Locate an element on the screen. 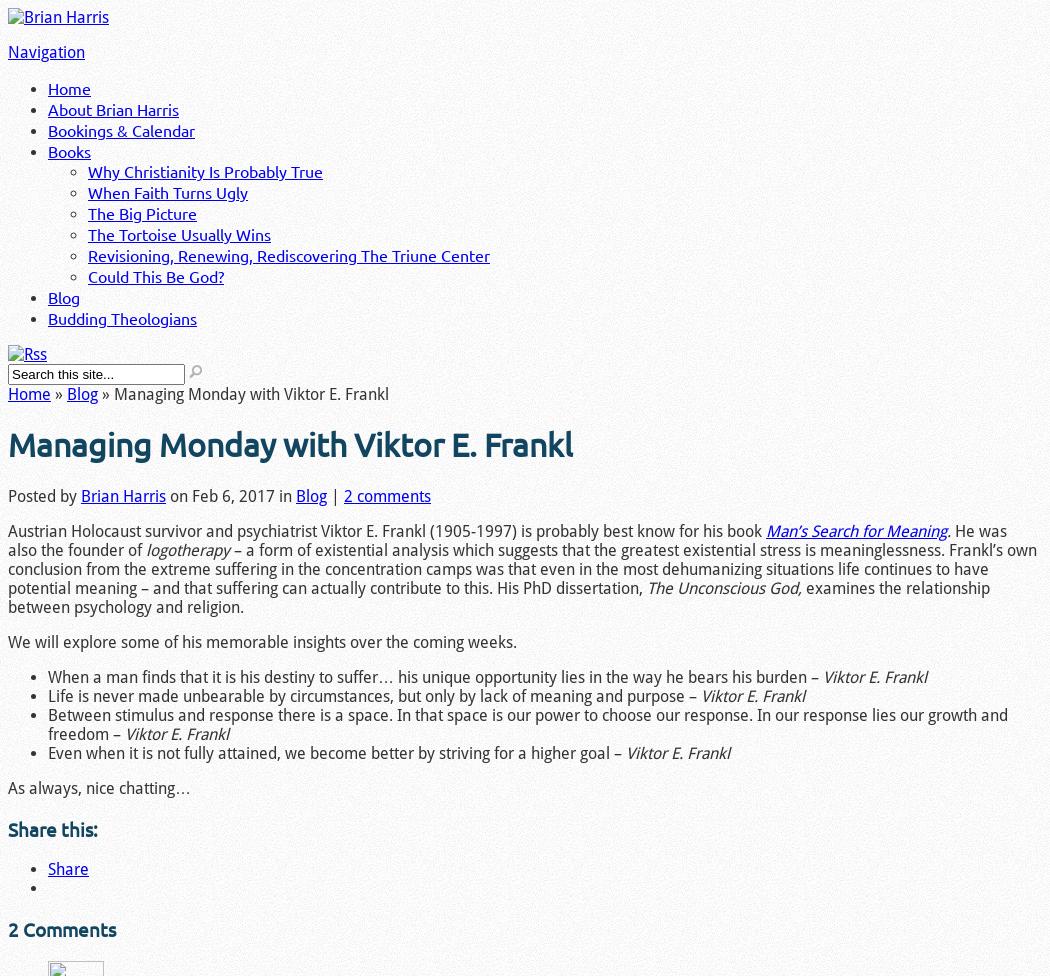 The width and height of the screenshot is (1050, 976). 'Navigation' is located at coordinates (45, 52).